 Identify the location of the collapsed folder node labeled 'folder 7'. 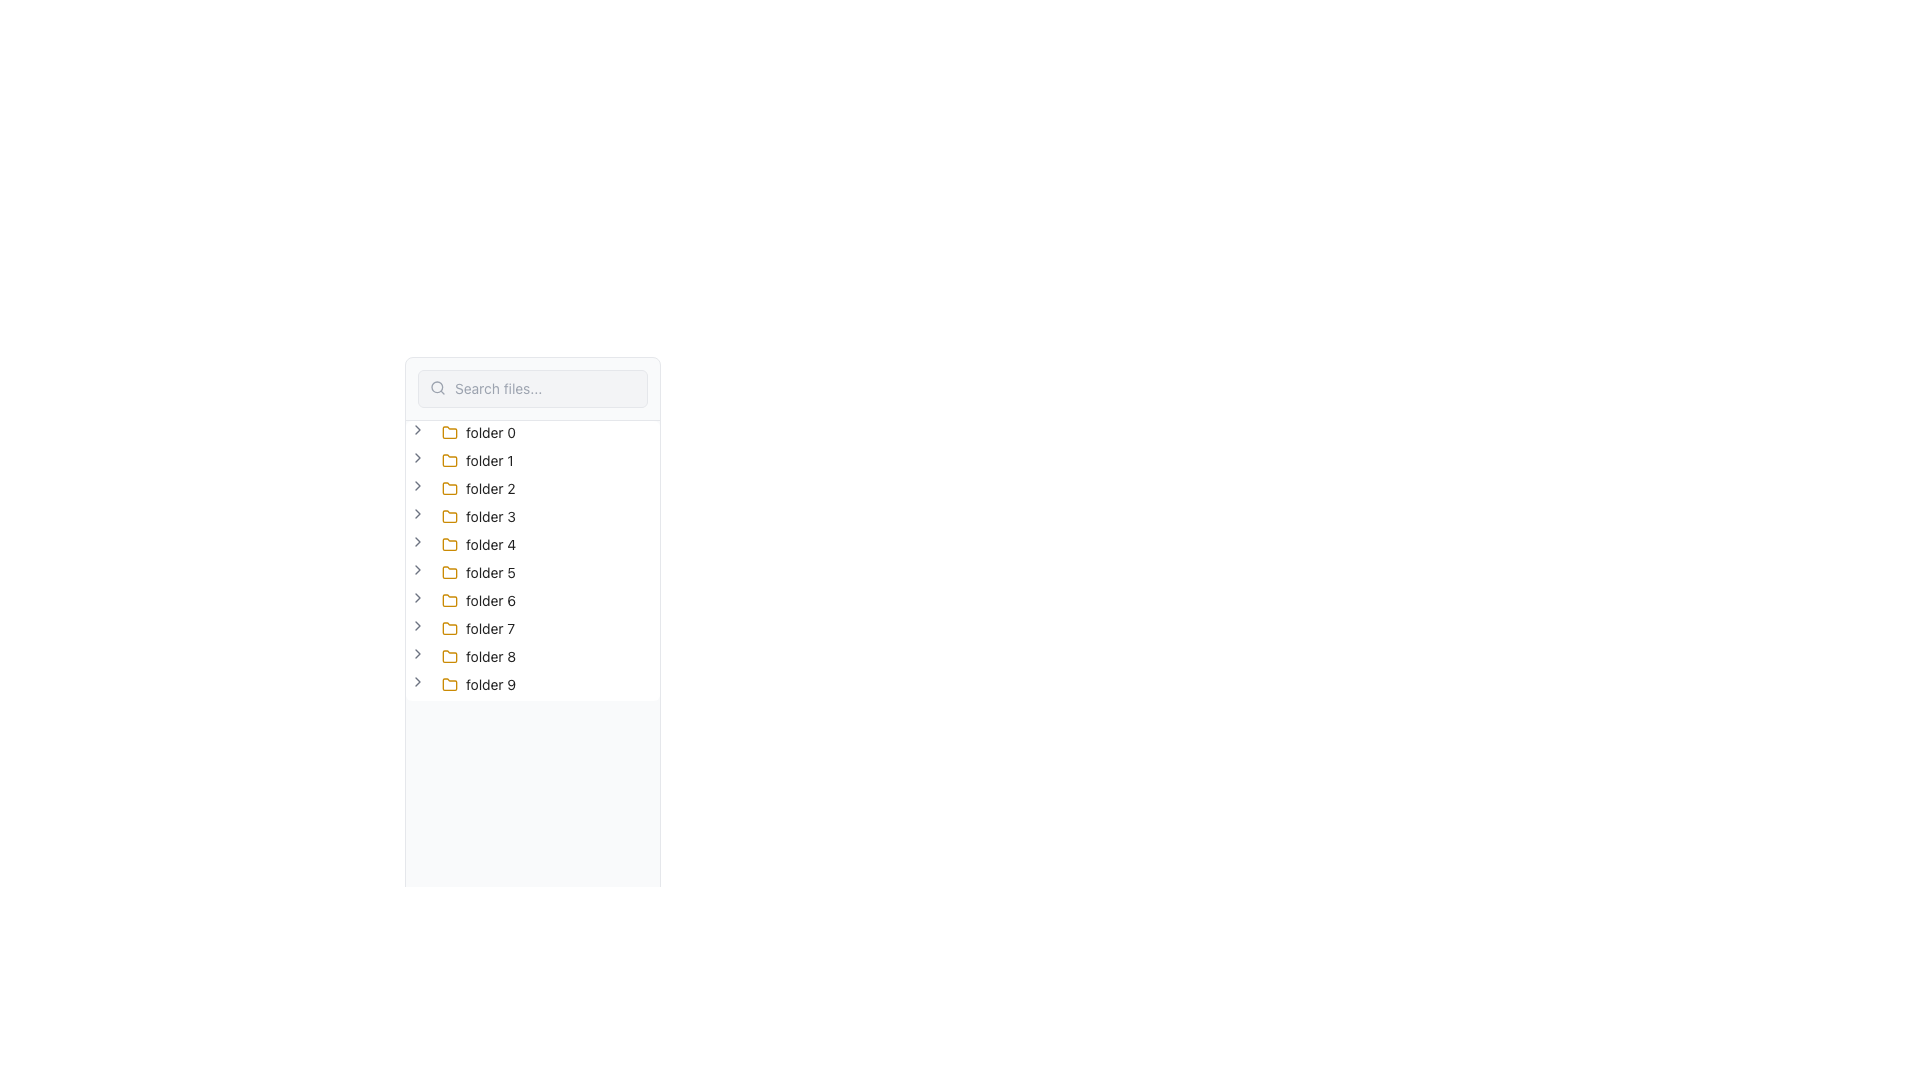
(477, 627).